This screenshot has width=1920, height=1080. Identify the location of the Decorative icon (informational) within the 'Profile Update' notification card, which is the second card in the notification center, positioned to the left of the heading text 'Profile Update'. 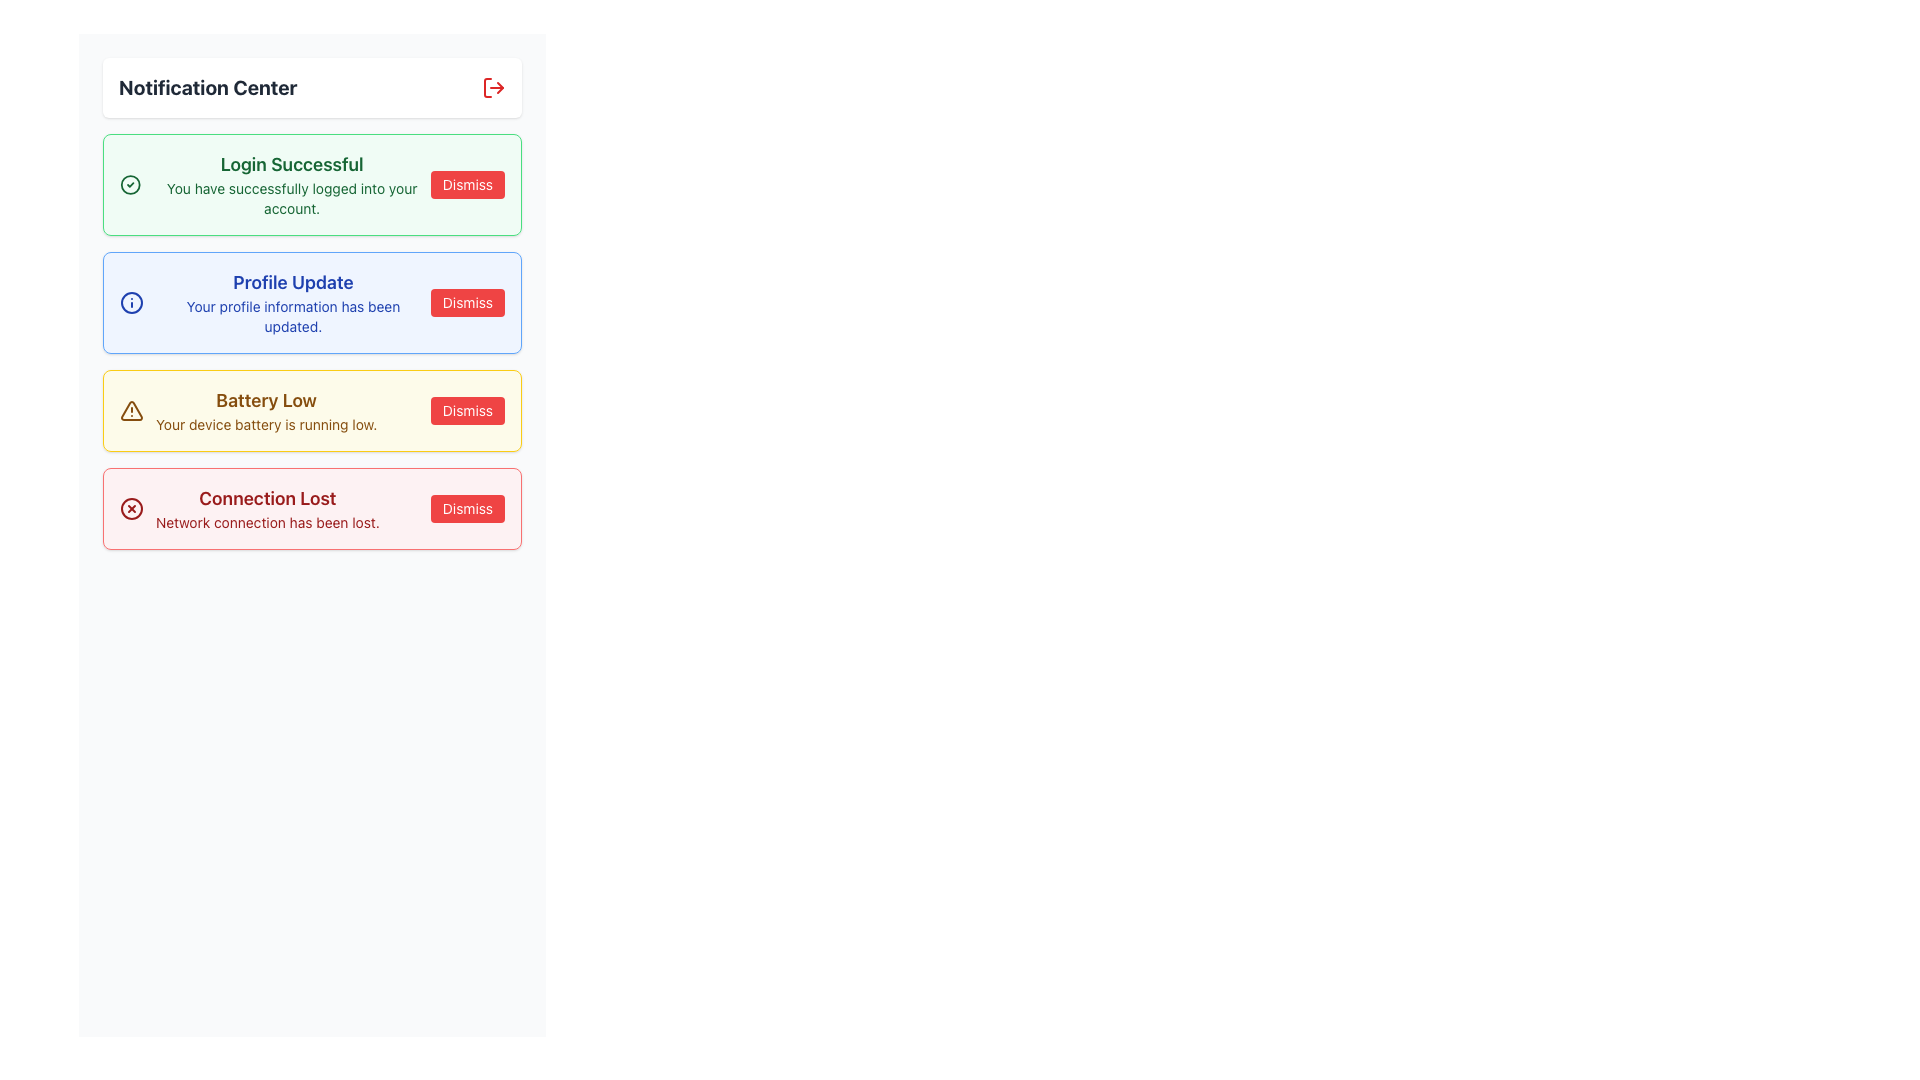
(131, 303).